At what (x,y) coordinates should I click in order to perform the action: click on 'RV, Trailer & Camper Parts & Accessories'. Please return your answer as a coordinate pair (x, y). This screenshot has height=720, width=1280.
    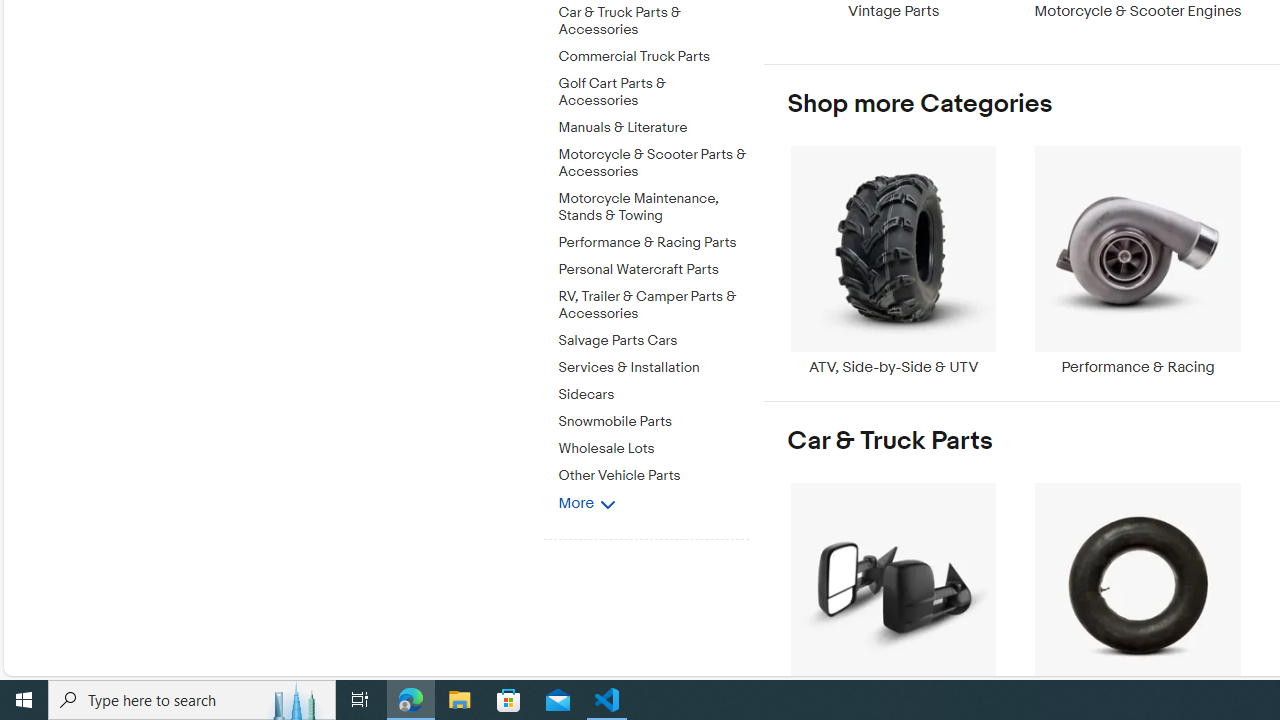
    Looking at the image, I should click on (653, 302).